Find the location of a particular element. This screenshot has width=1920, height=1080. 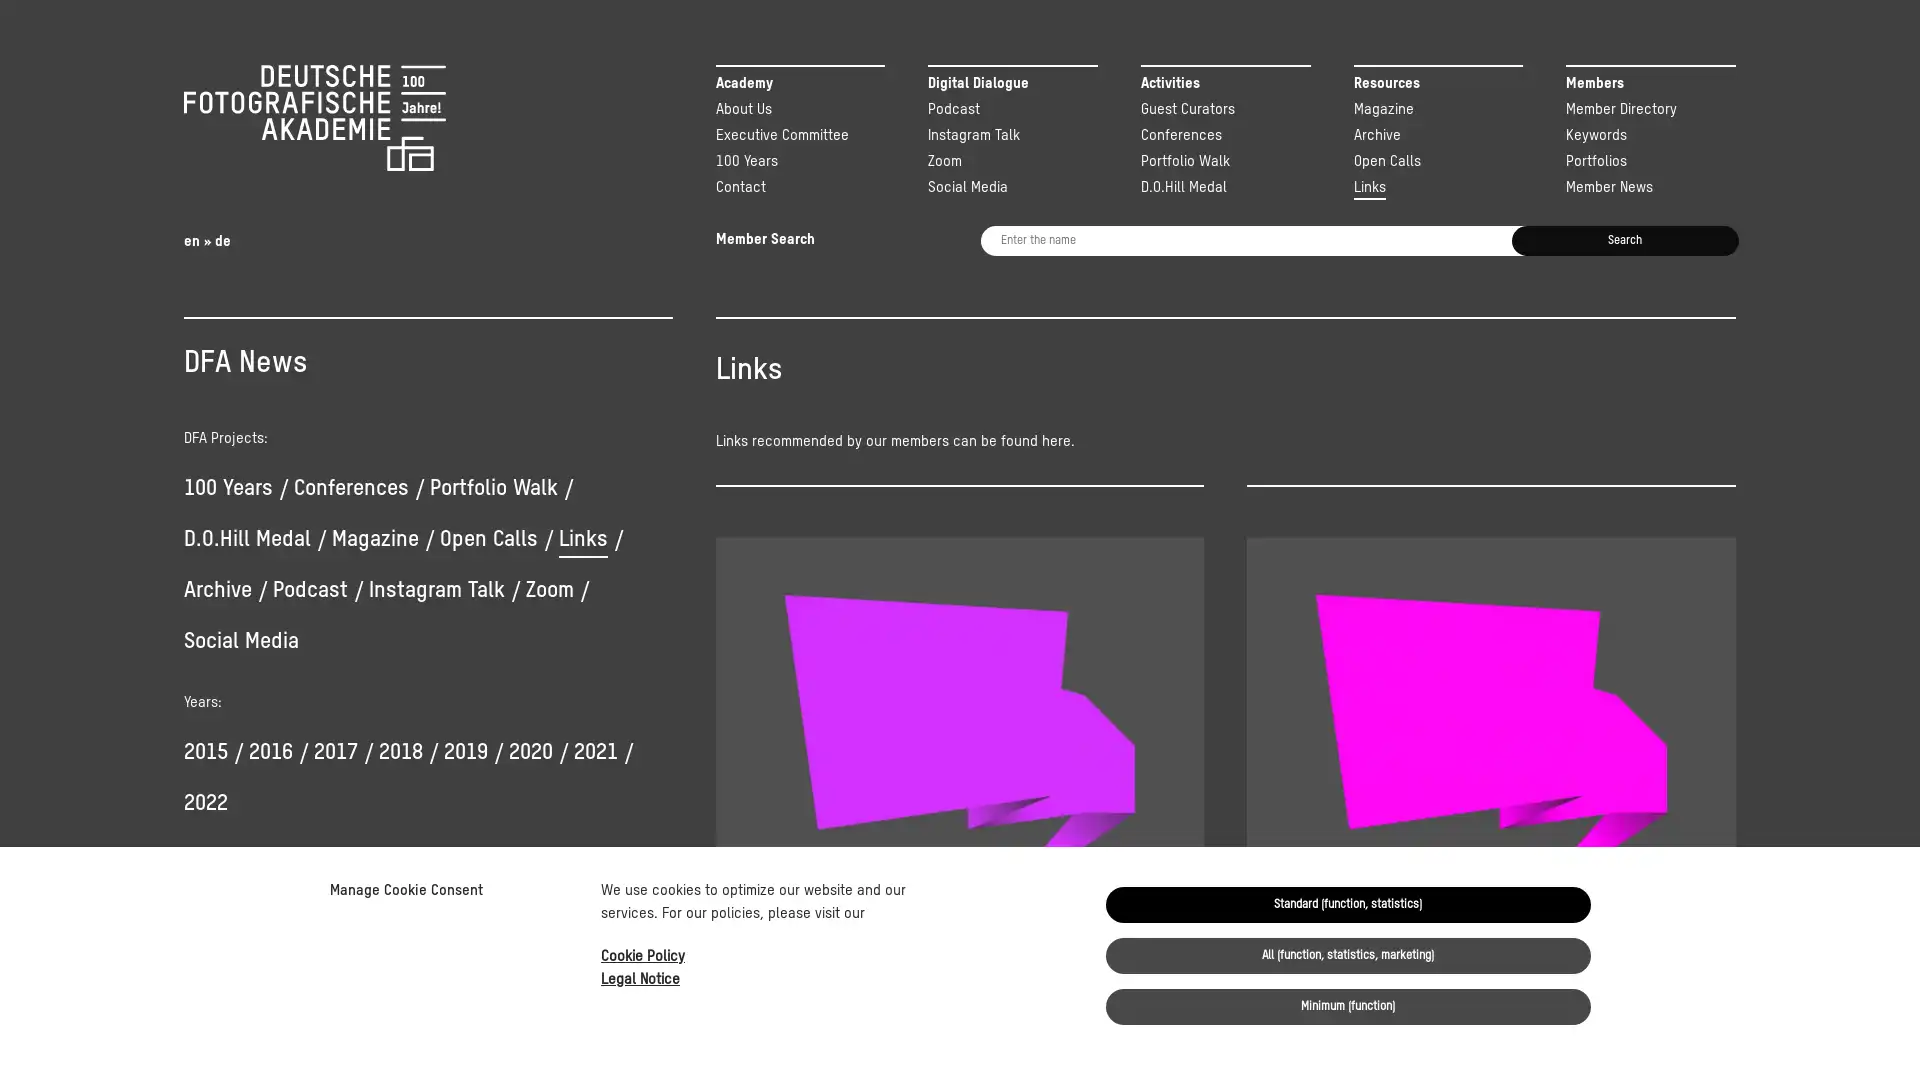

No is located at coordinates (243, 914).